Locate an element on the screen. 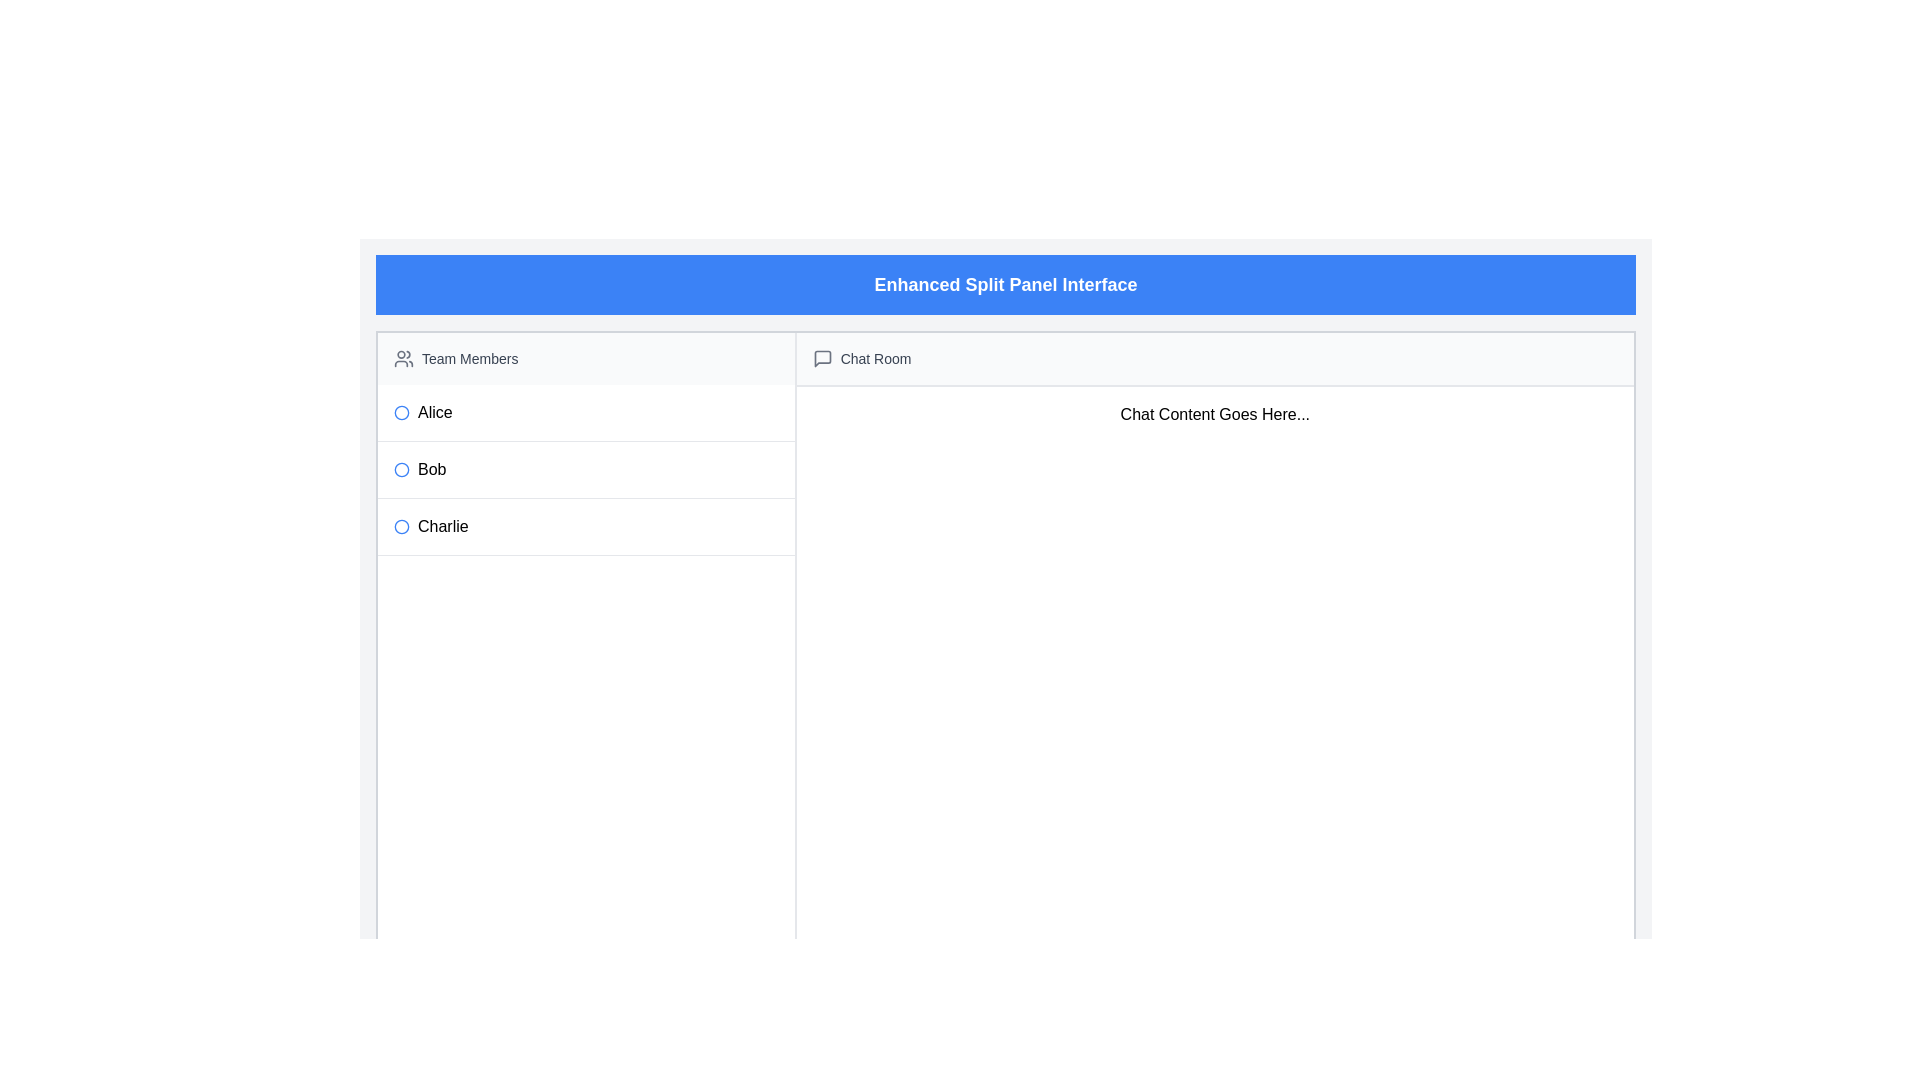 Image resolution: width=1920 pixels, height=1080 pixels. the blue outlined circle icon to the left of the user name 'Bob' in the 'Team Members' section is located at coordinates (401, 470).